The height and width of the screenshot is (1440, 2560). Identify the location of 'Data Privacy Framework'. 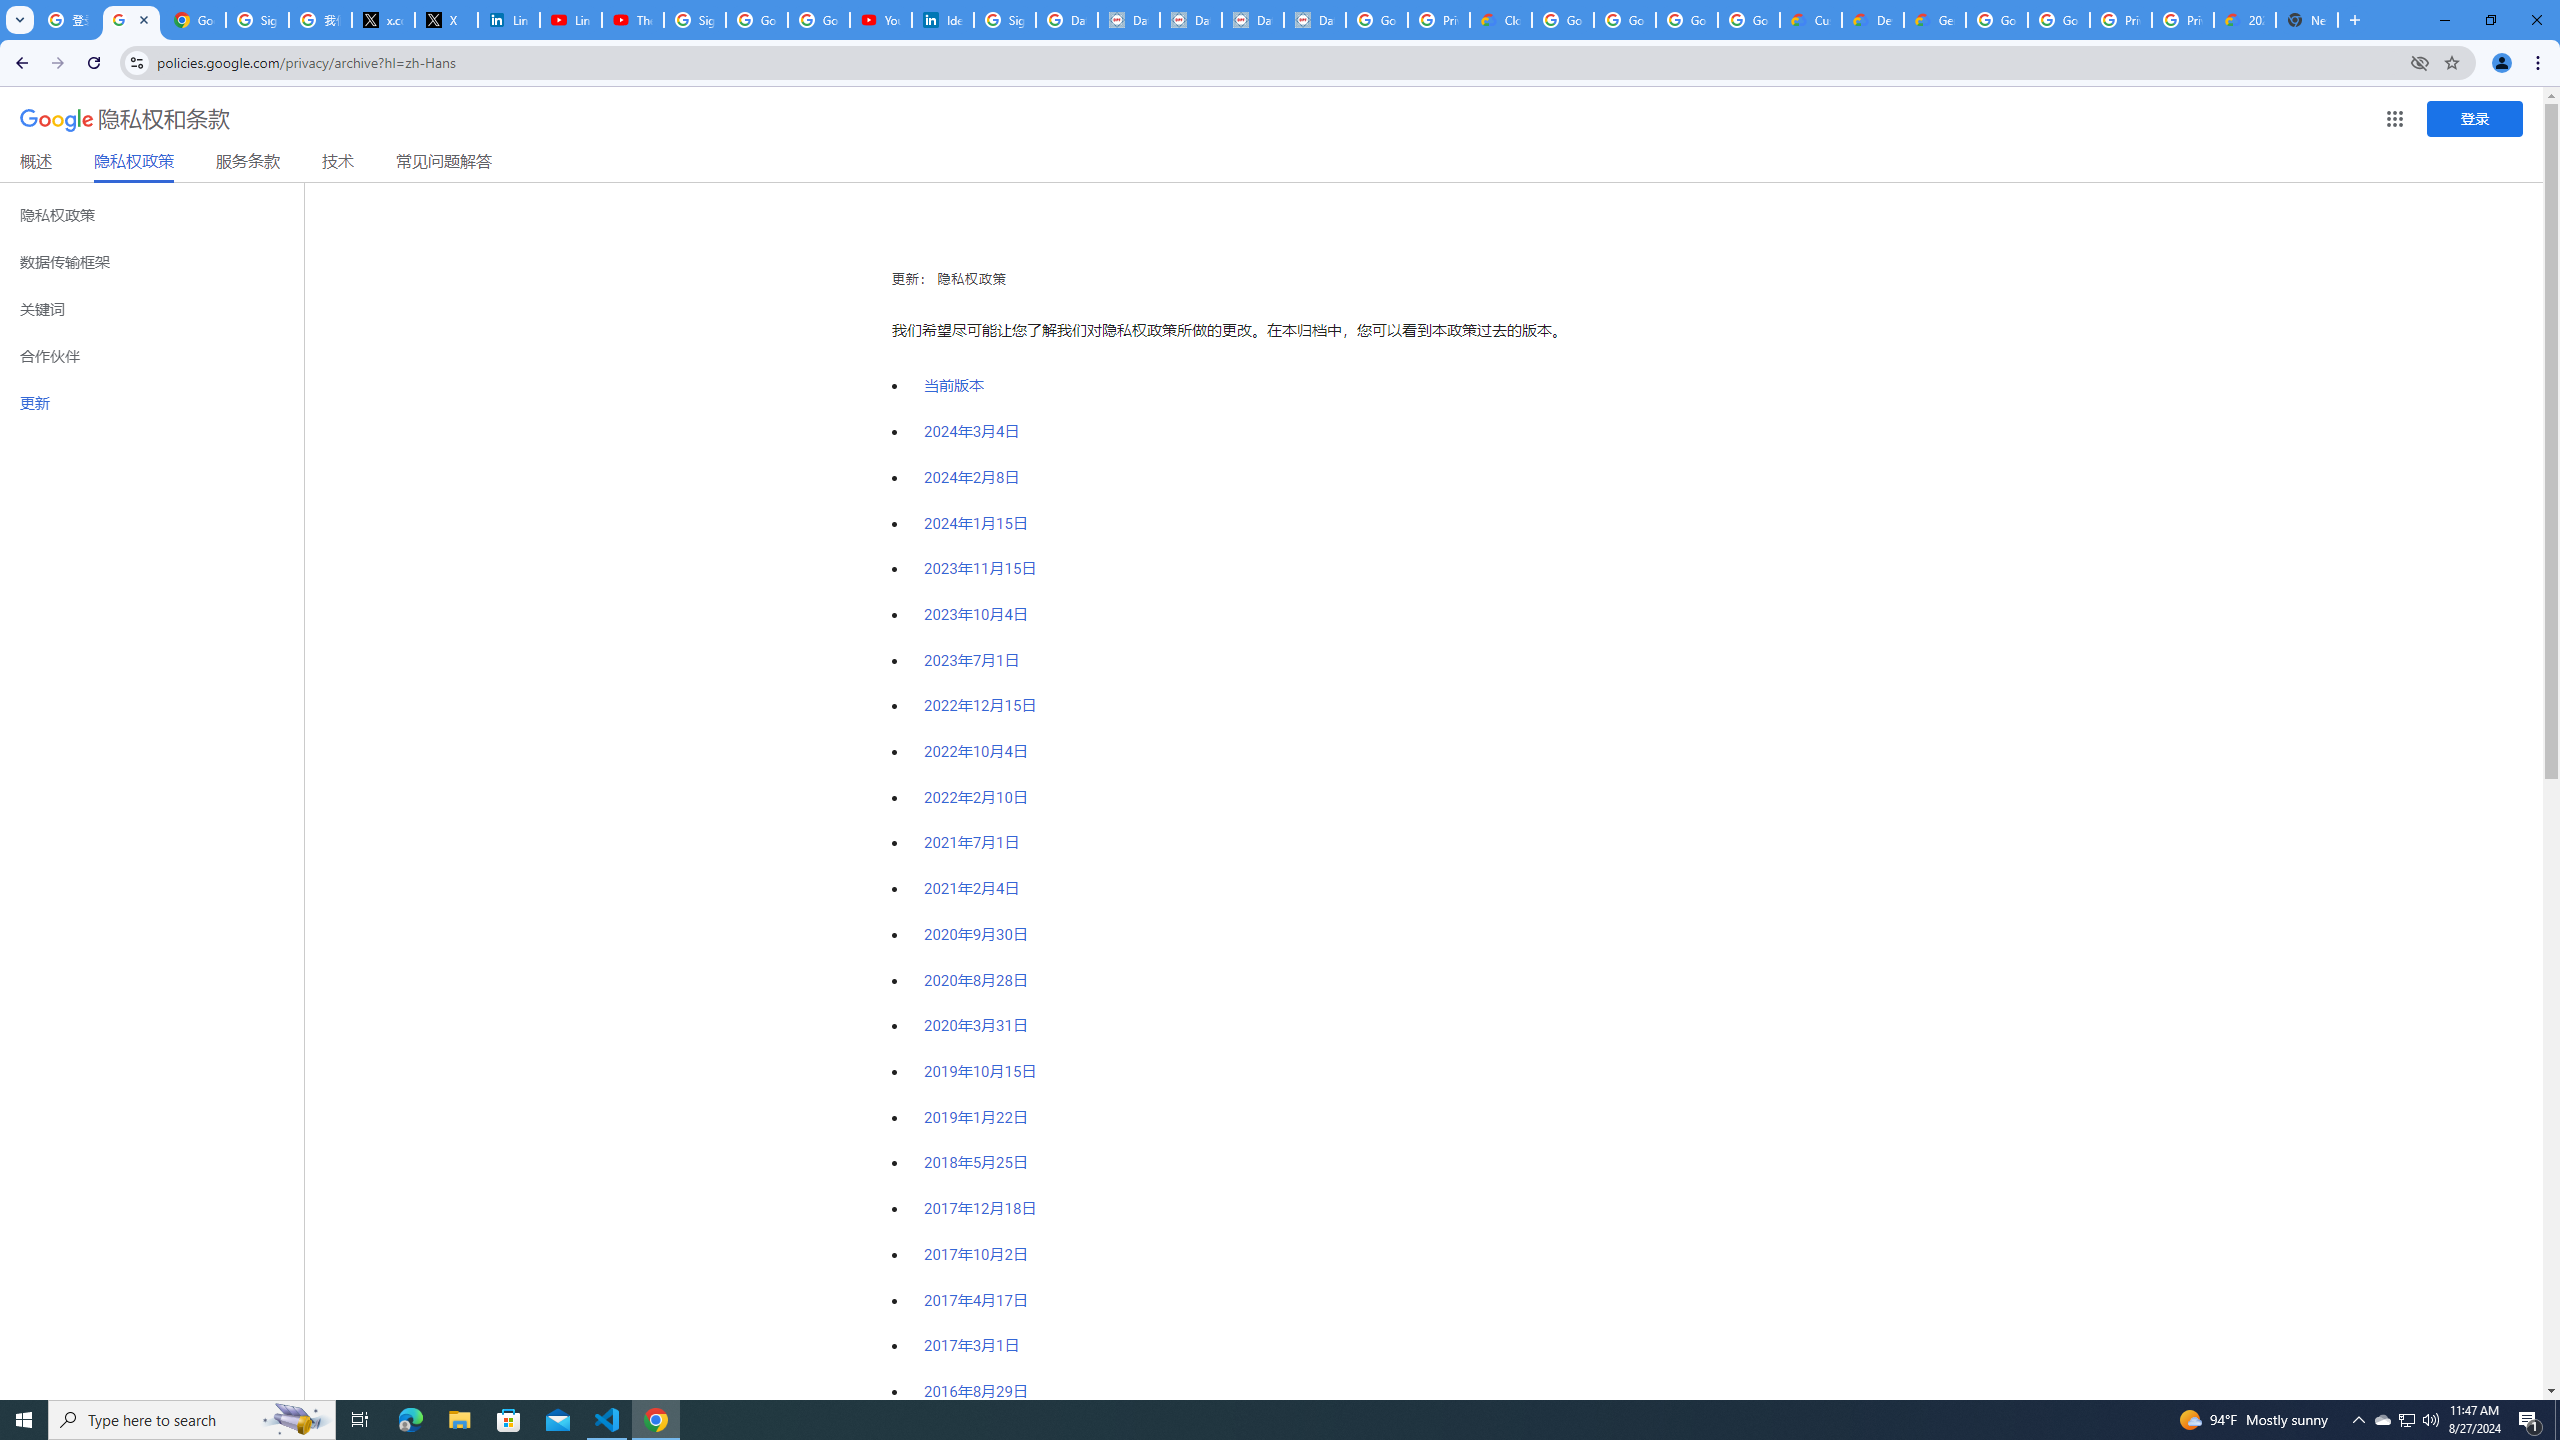
(1128, 19).